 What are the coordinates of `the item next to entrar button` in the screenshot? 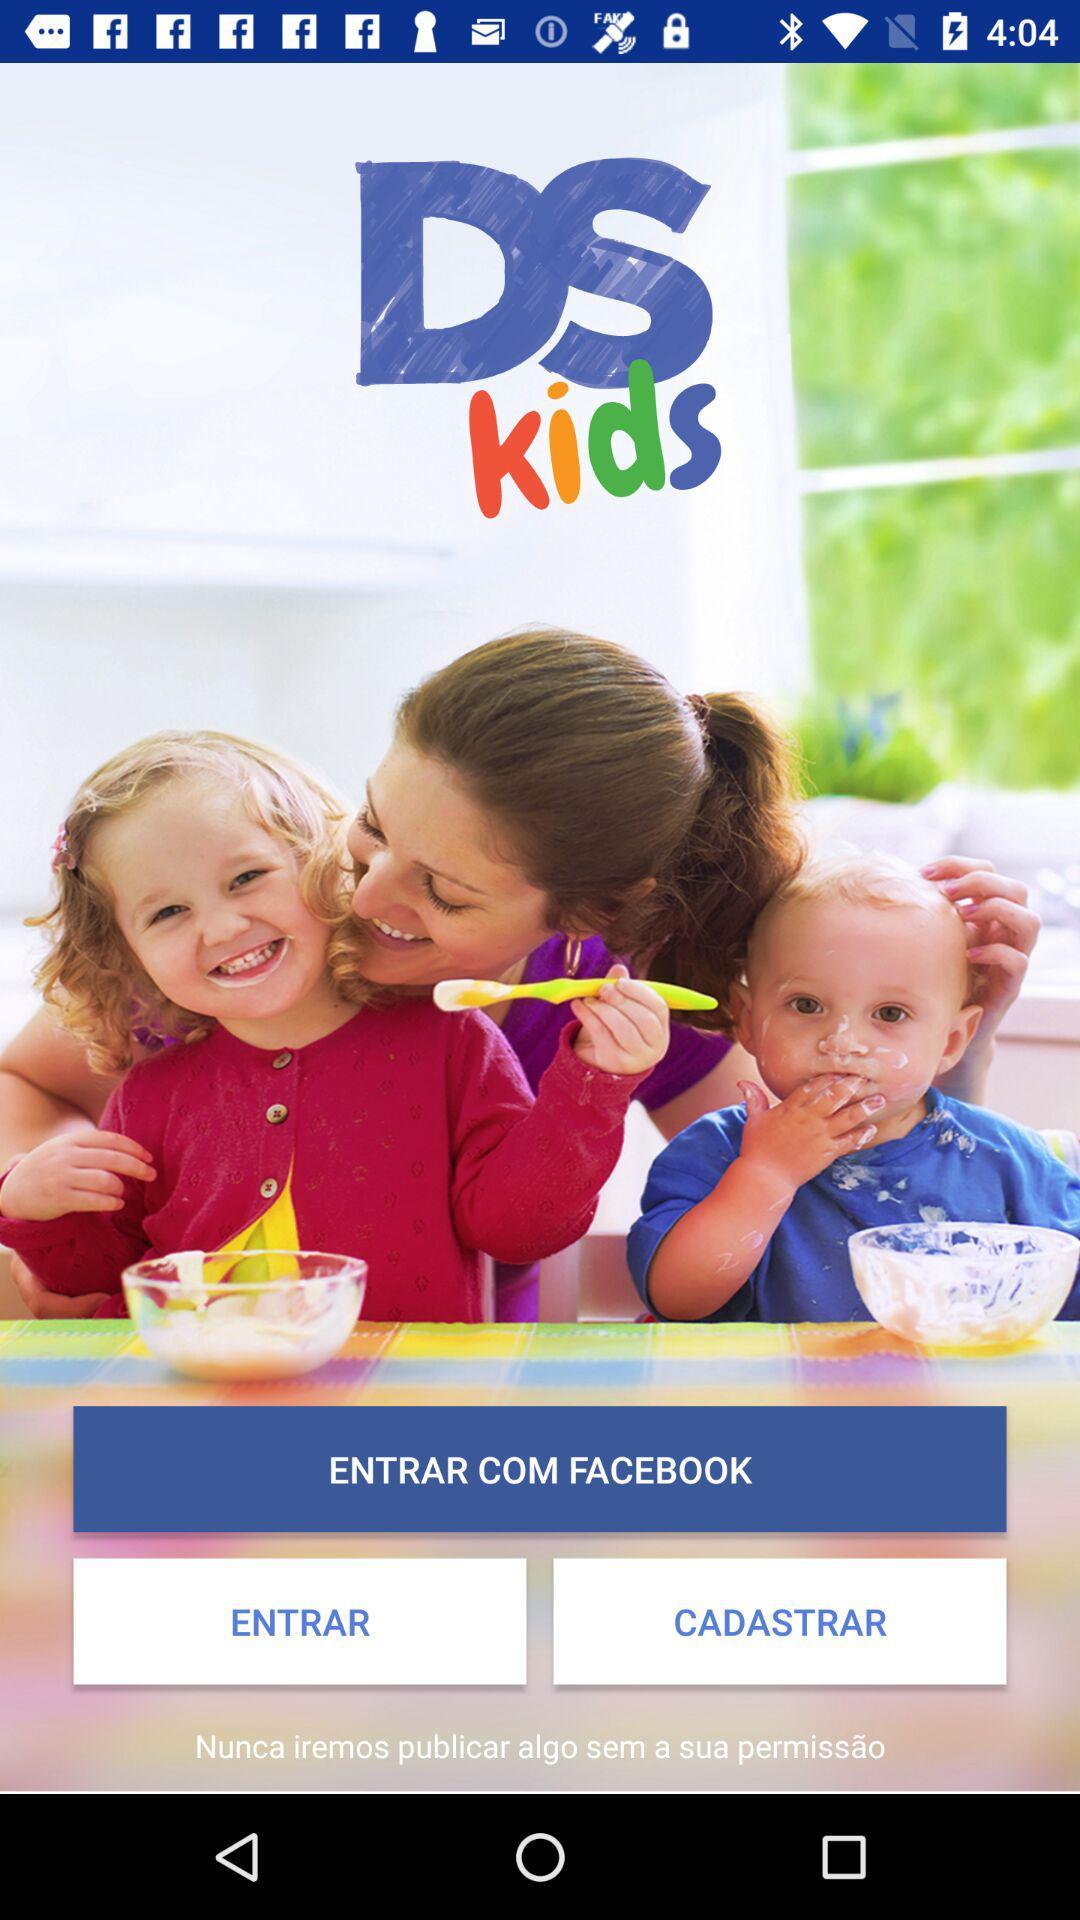 It's located at (778, 1621).